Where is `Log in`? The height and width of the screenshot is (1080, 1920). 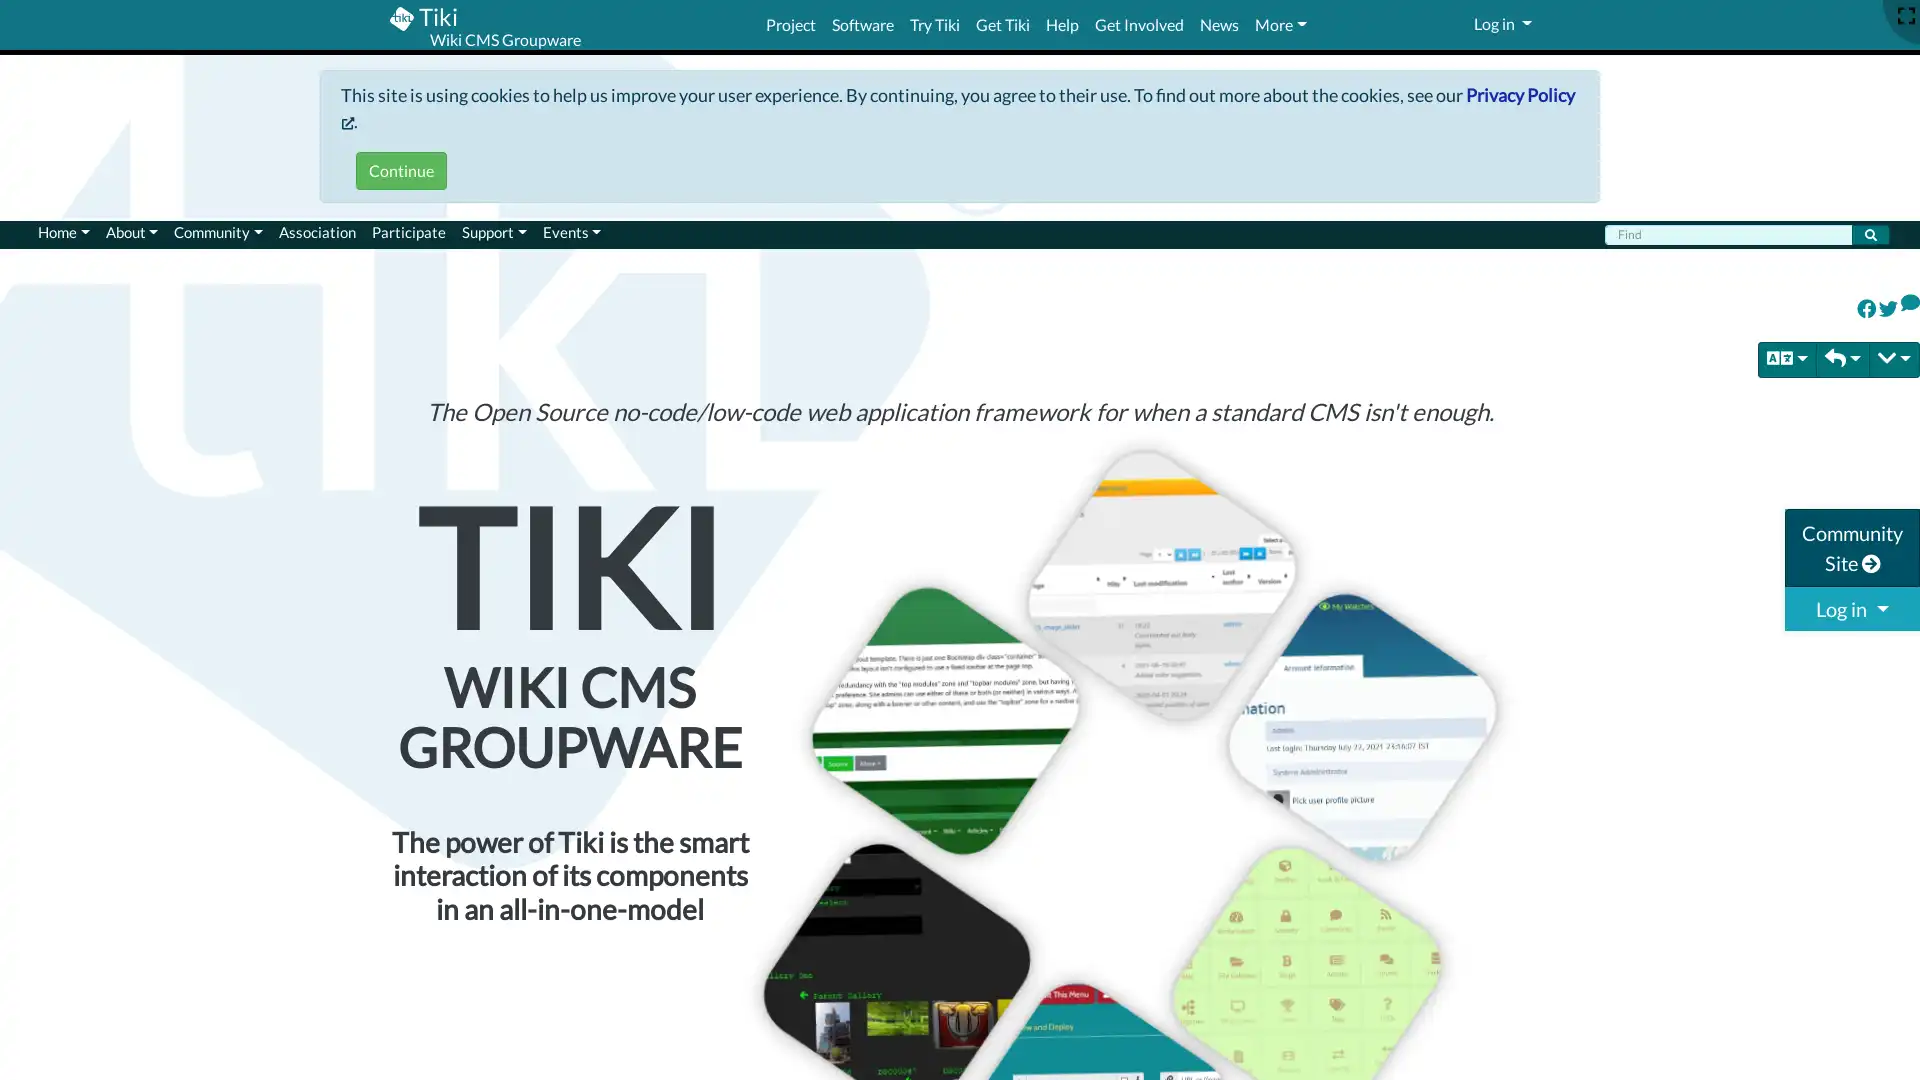
Log in is located at coordinates (1502, 23).